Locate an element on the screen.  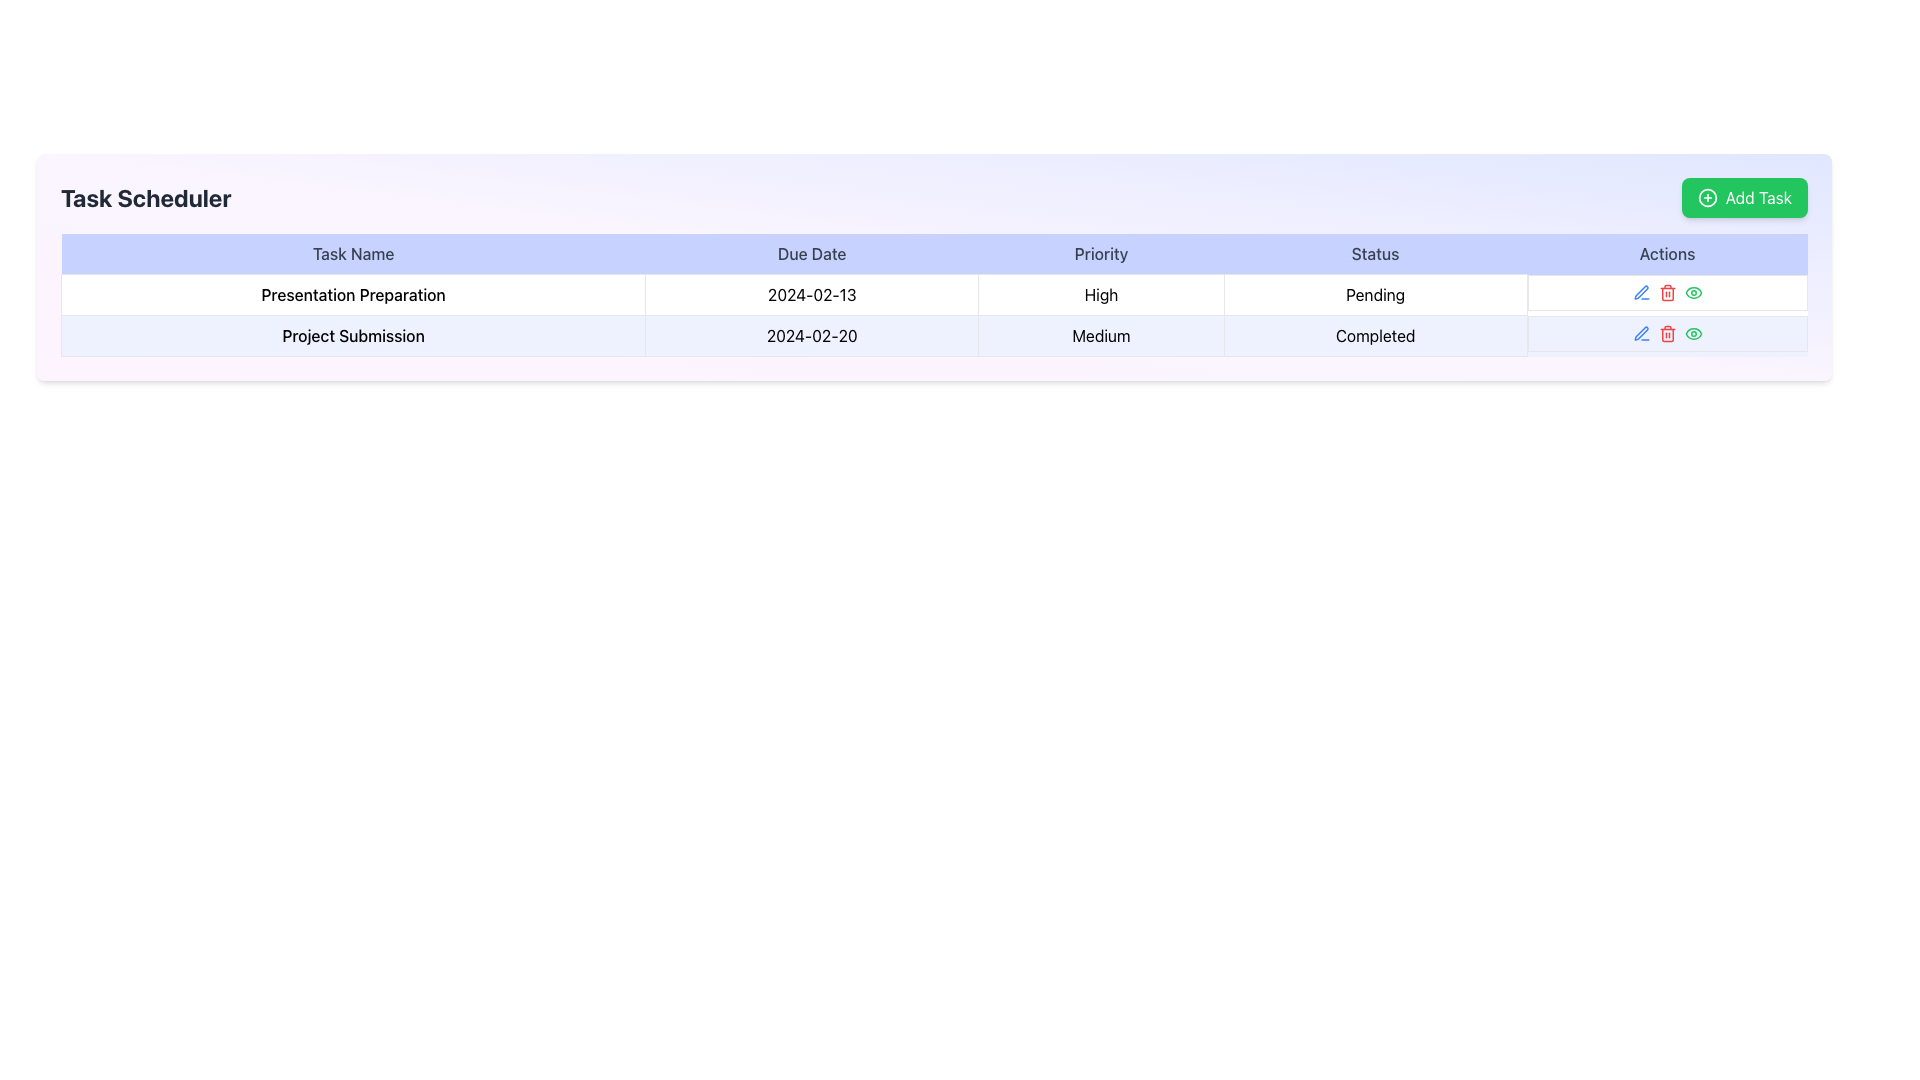
the static text label 'Task Scheduler', which is styled with bold, large font and located at the top left corner of the application interface is located at coordinates (145, 197).